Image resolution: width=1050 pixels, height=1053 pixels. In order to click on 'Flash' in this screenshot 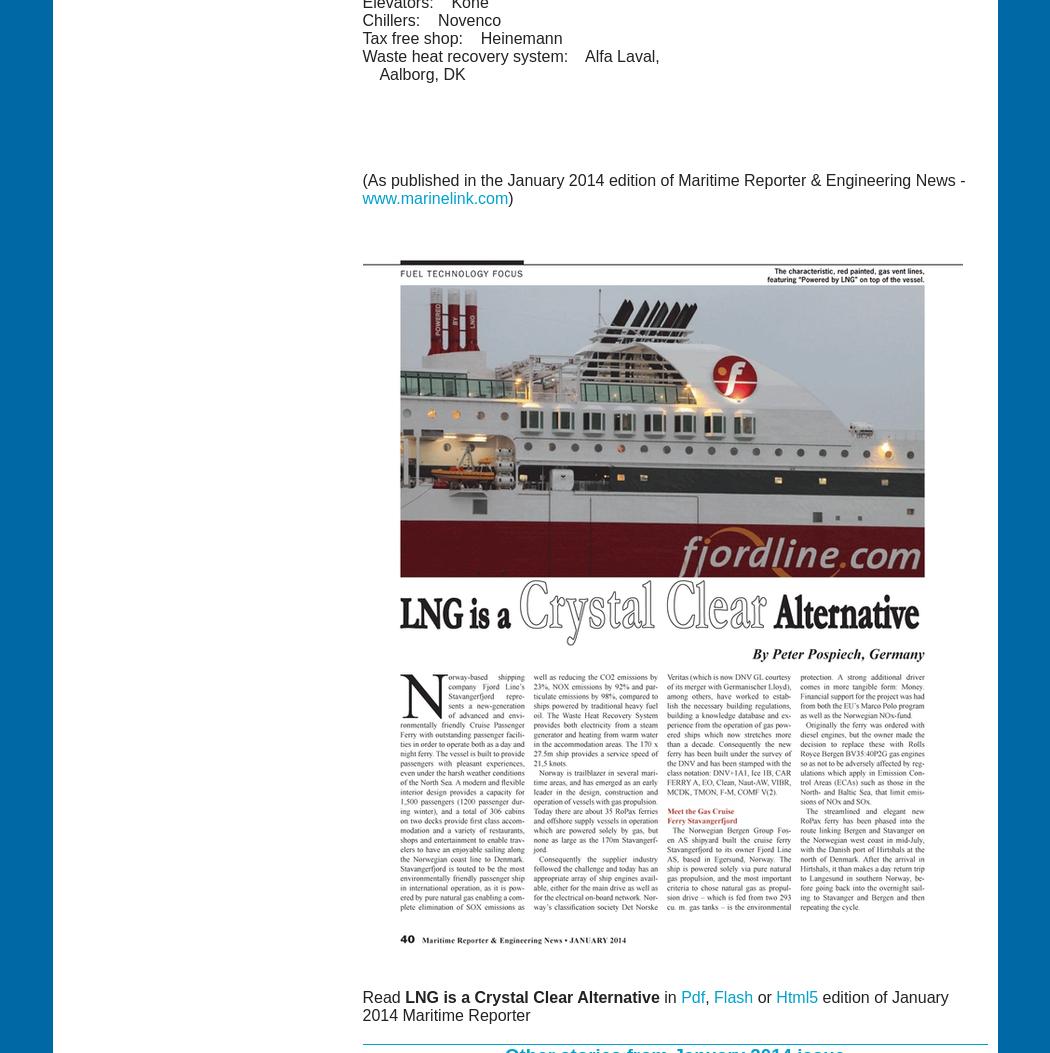, I will do `click(732, 996)`.